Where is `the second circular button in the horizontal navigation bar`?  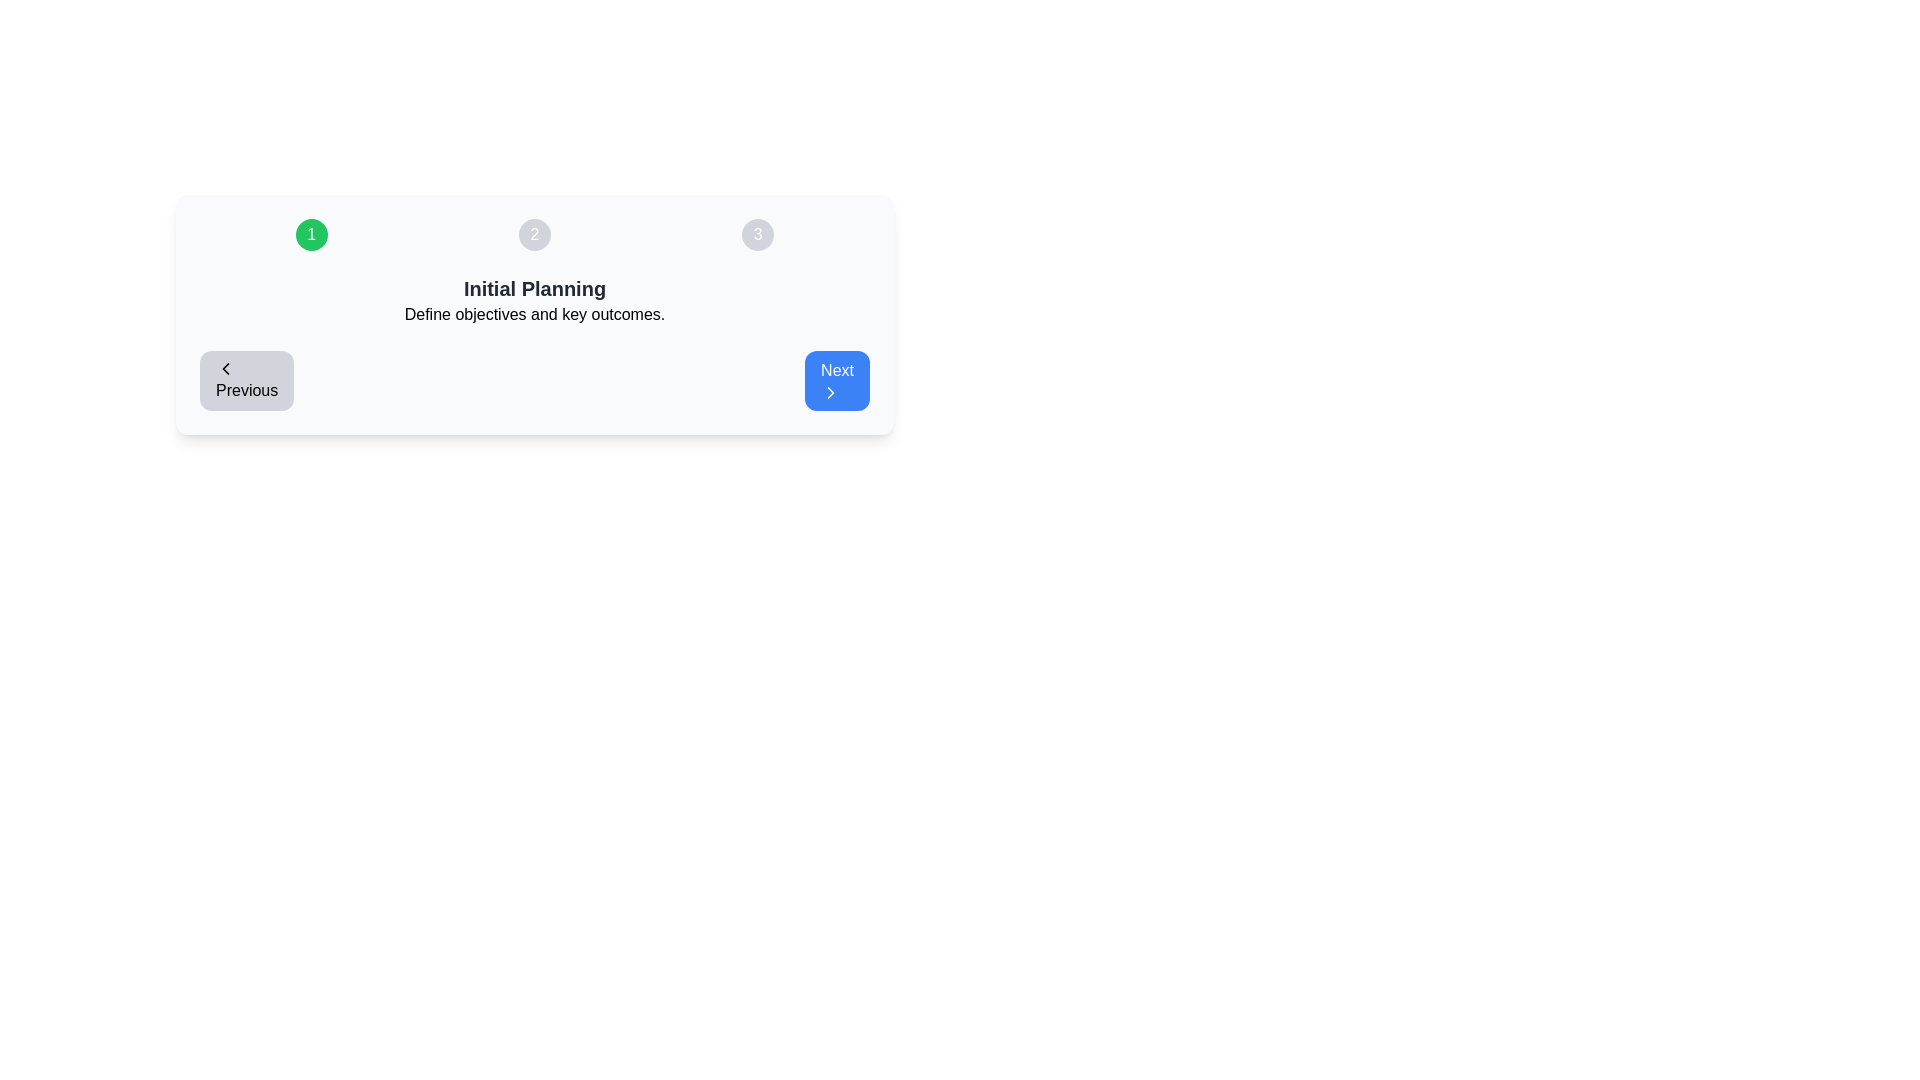
the second circular button in the horizontal navigation bar is located at coordinates (534, 234).